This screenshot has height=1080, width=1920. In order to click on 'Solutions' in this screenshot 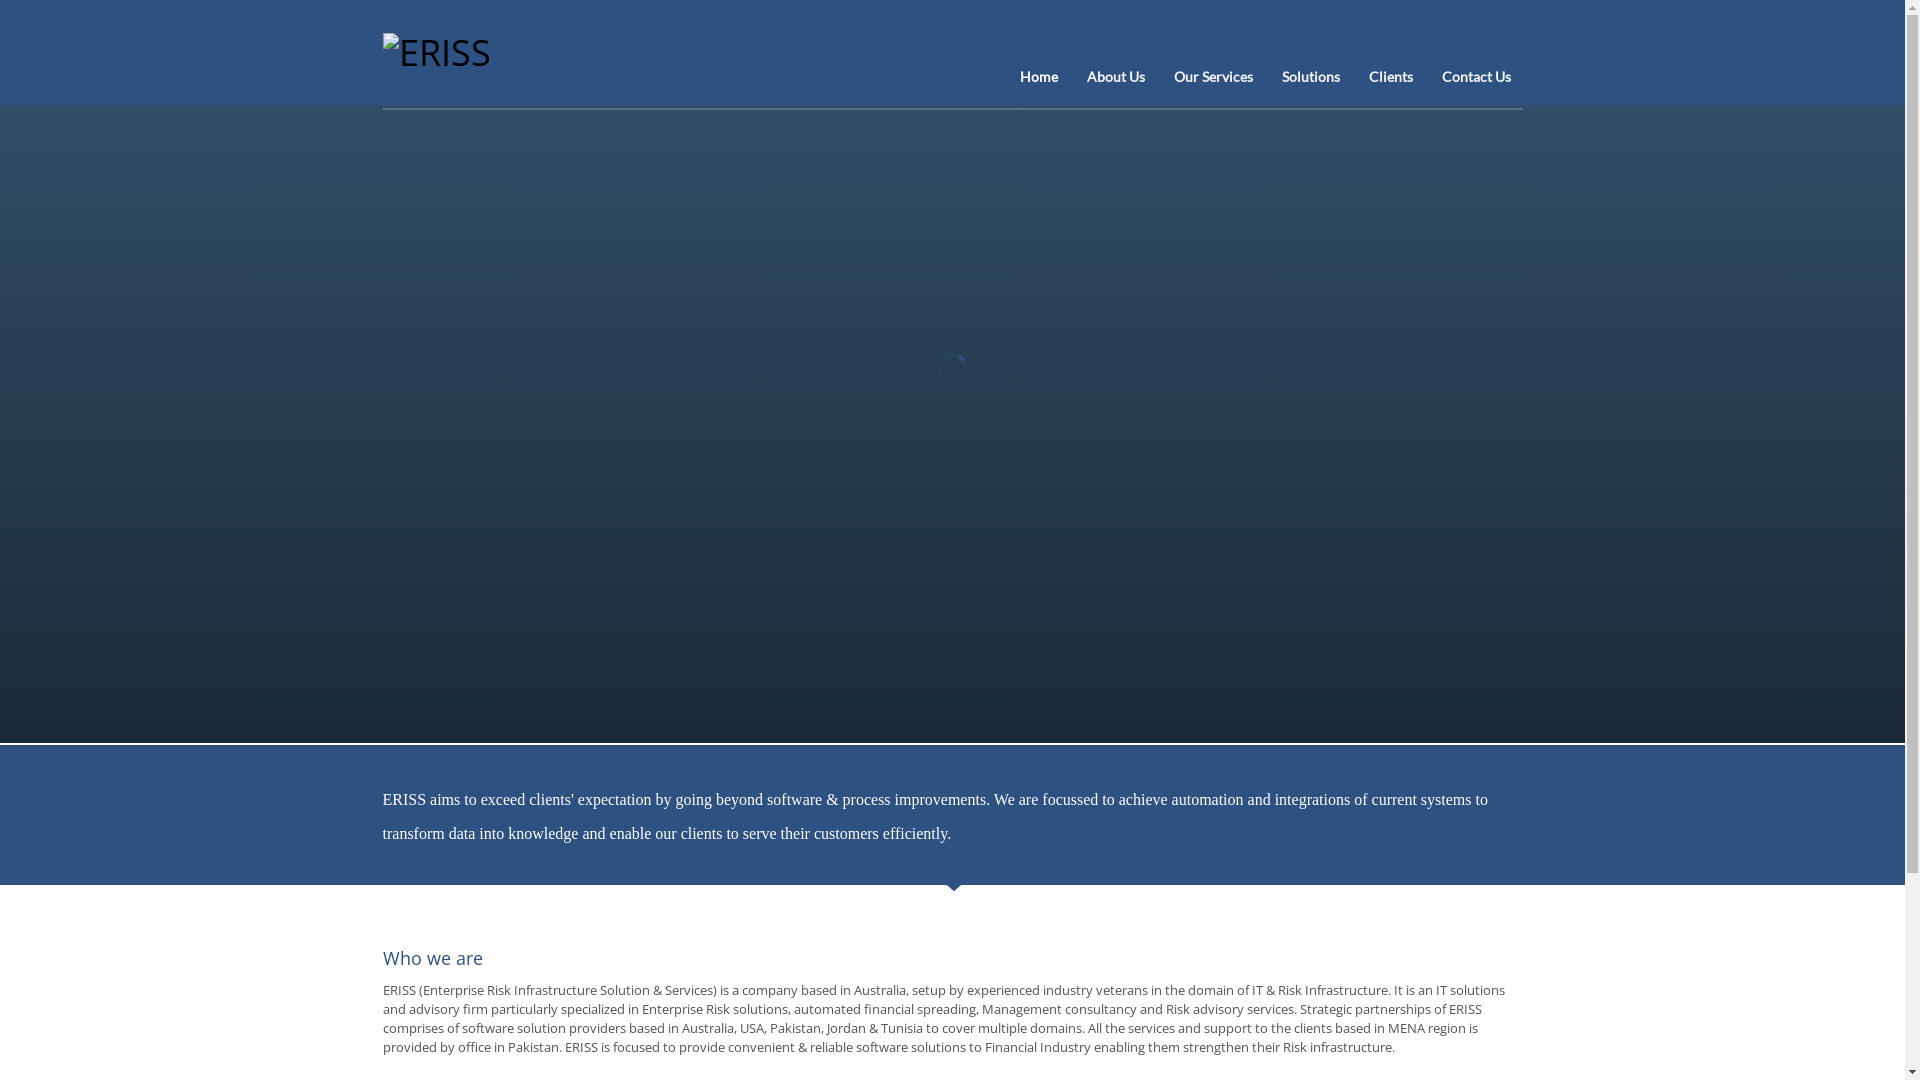, I will do `click(1310, 76)`.